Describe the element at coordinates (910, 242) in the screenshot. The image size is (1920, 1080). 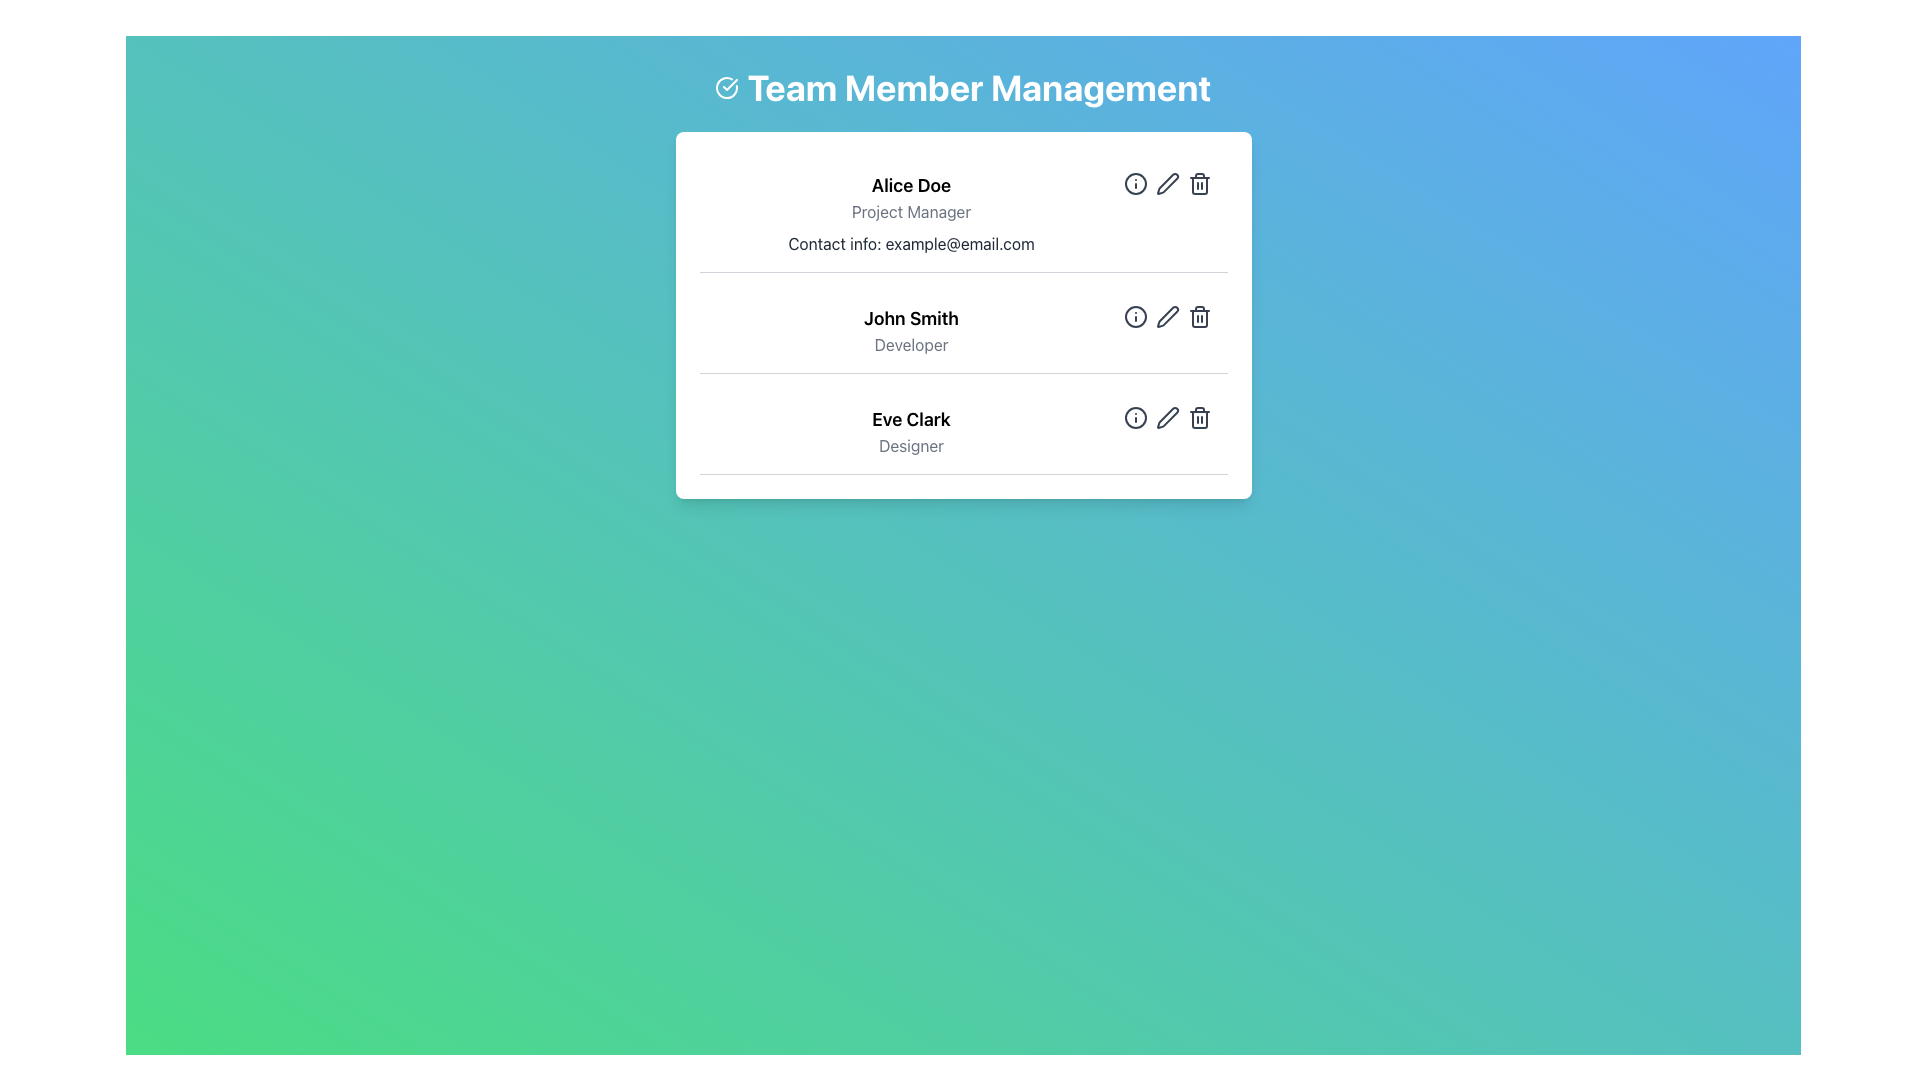
I see `informational text label displaying the contact information for 'Alice Doe' located centrally within the first team member card beneath the 'Project Manager' title` at that location.